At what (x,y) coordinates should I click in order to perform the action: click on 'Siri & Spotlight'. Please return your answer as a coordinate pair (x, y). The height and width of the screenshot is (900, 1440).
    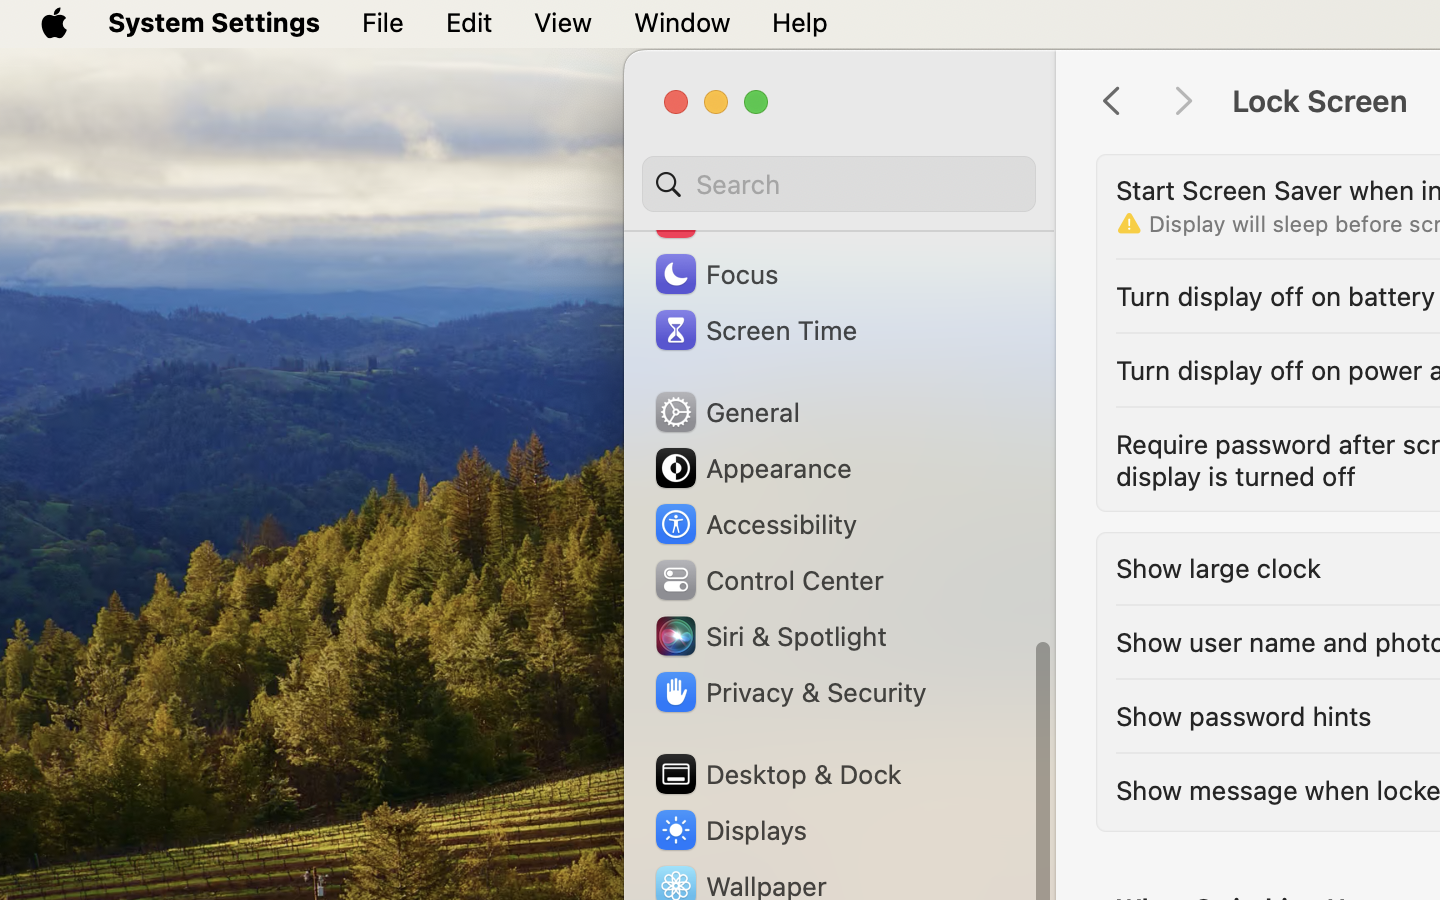
    Looking at the image, I should click on (767, 636).